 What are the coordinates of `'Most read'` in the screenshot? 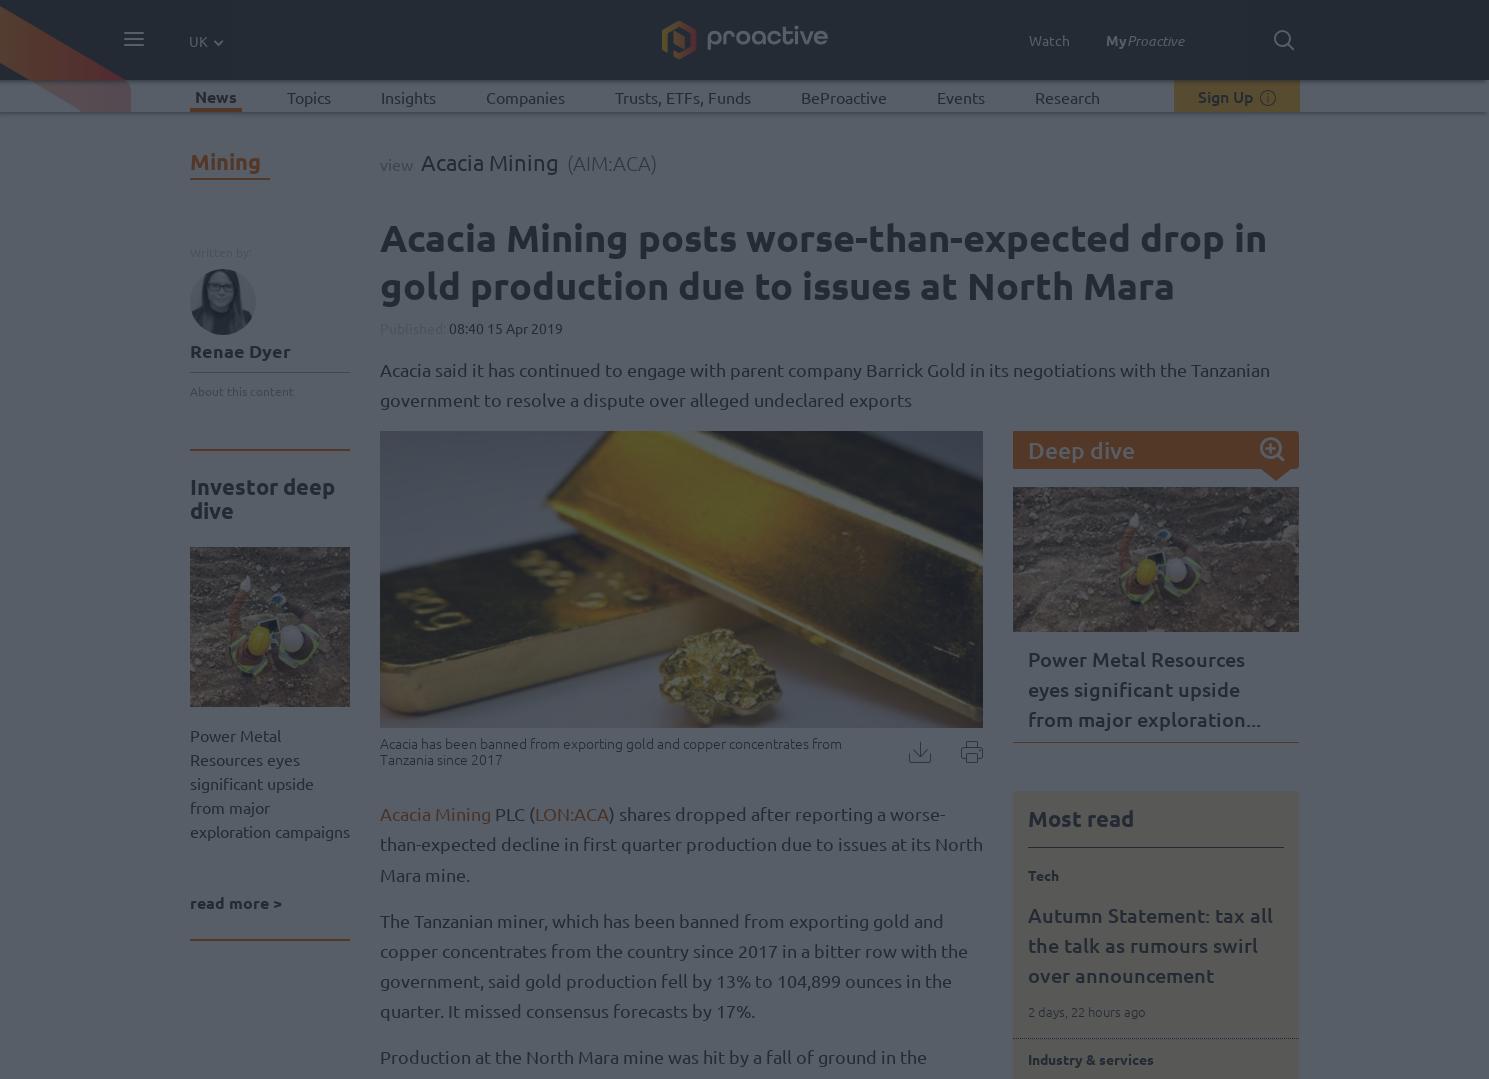 It's located at (1079, 817).